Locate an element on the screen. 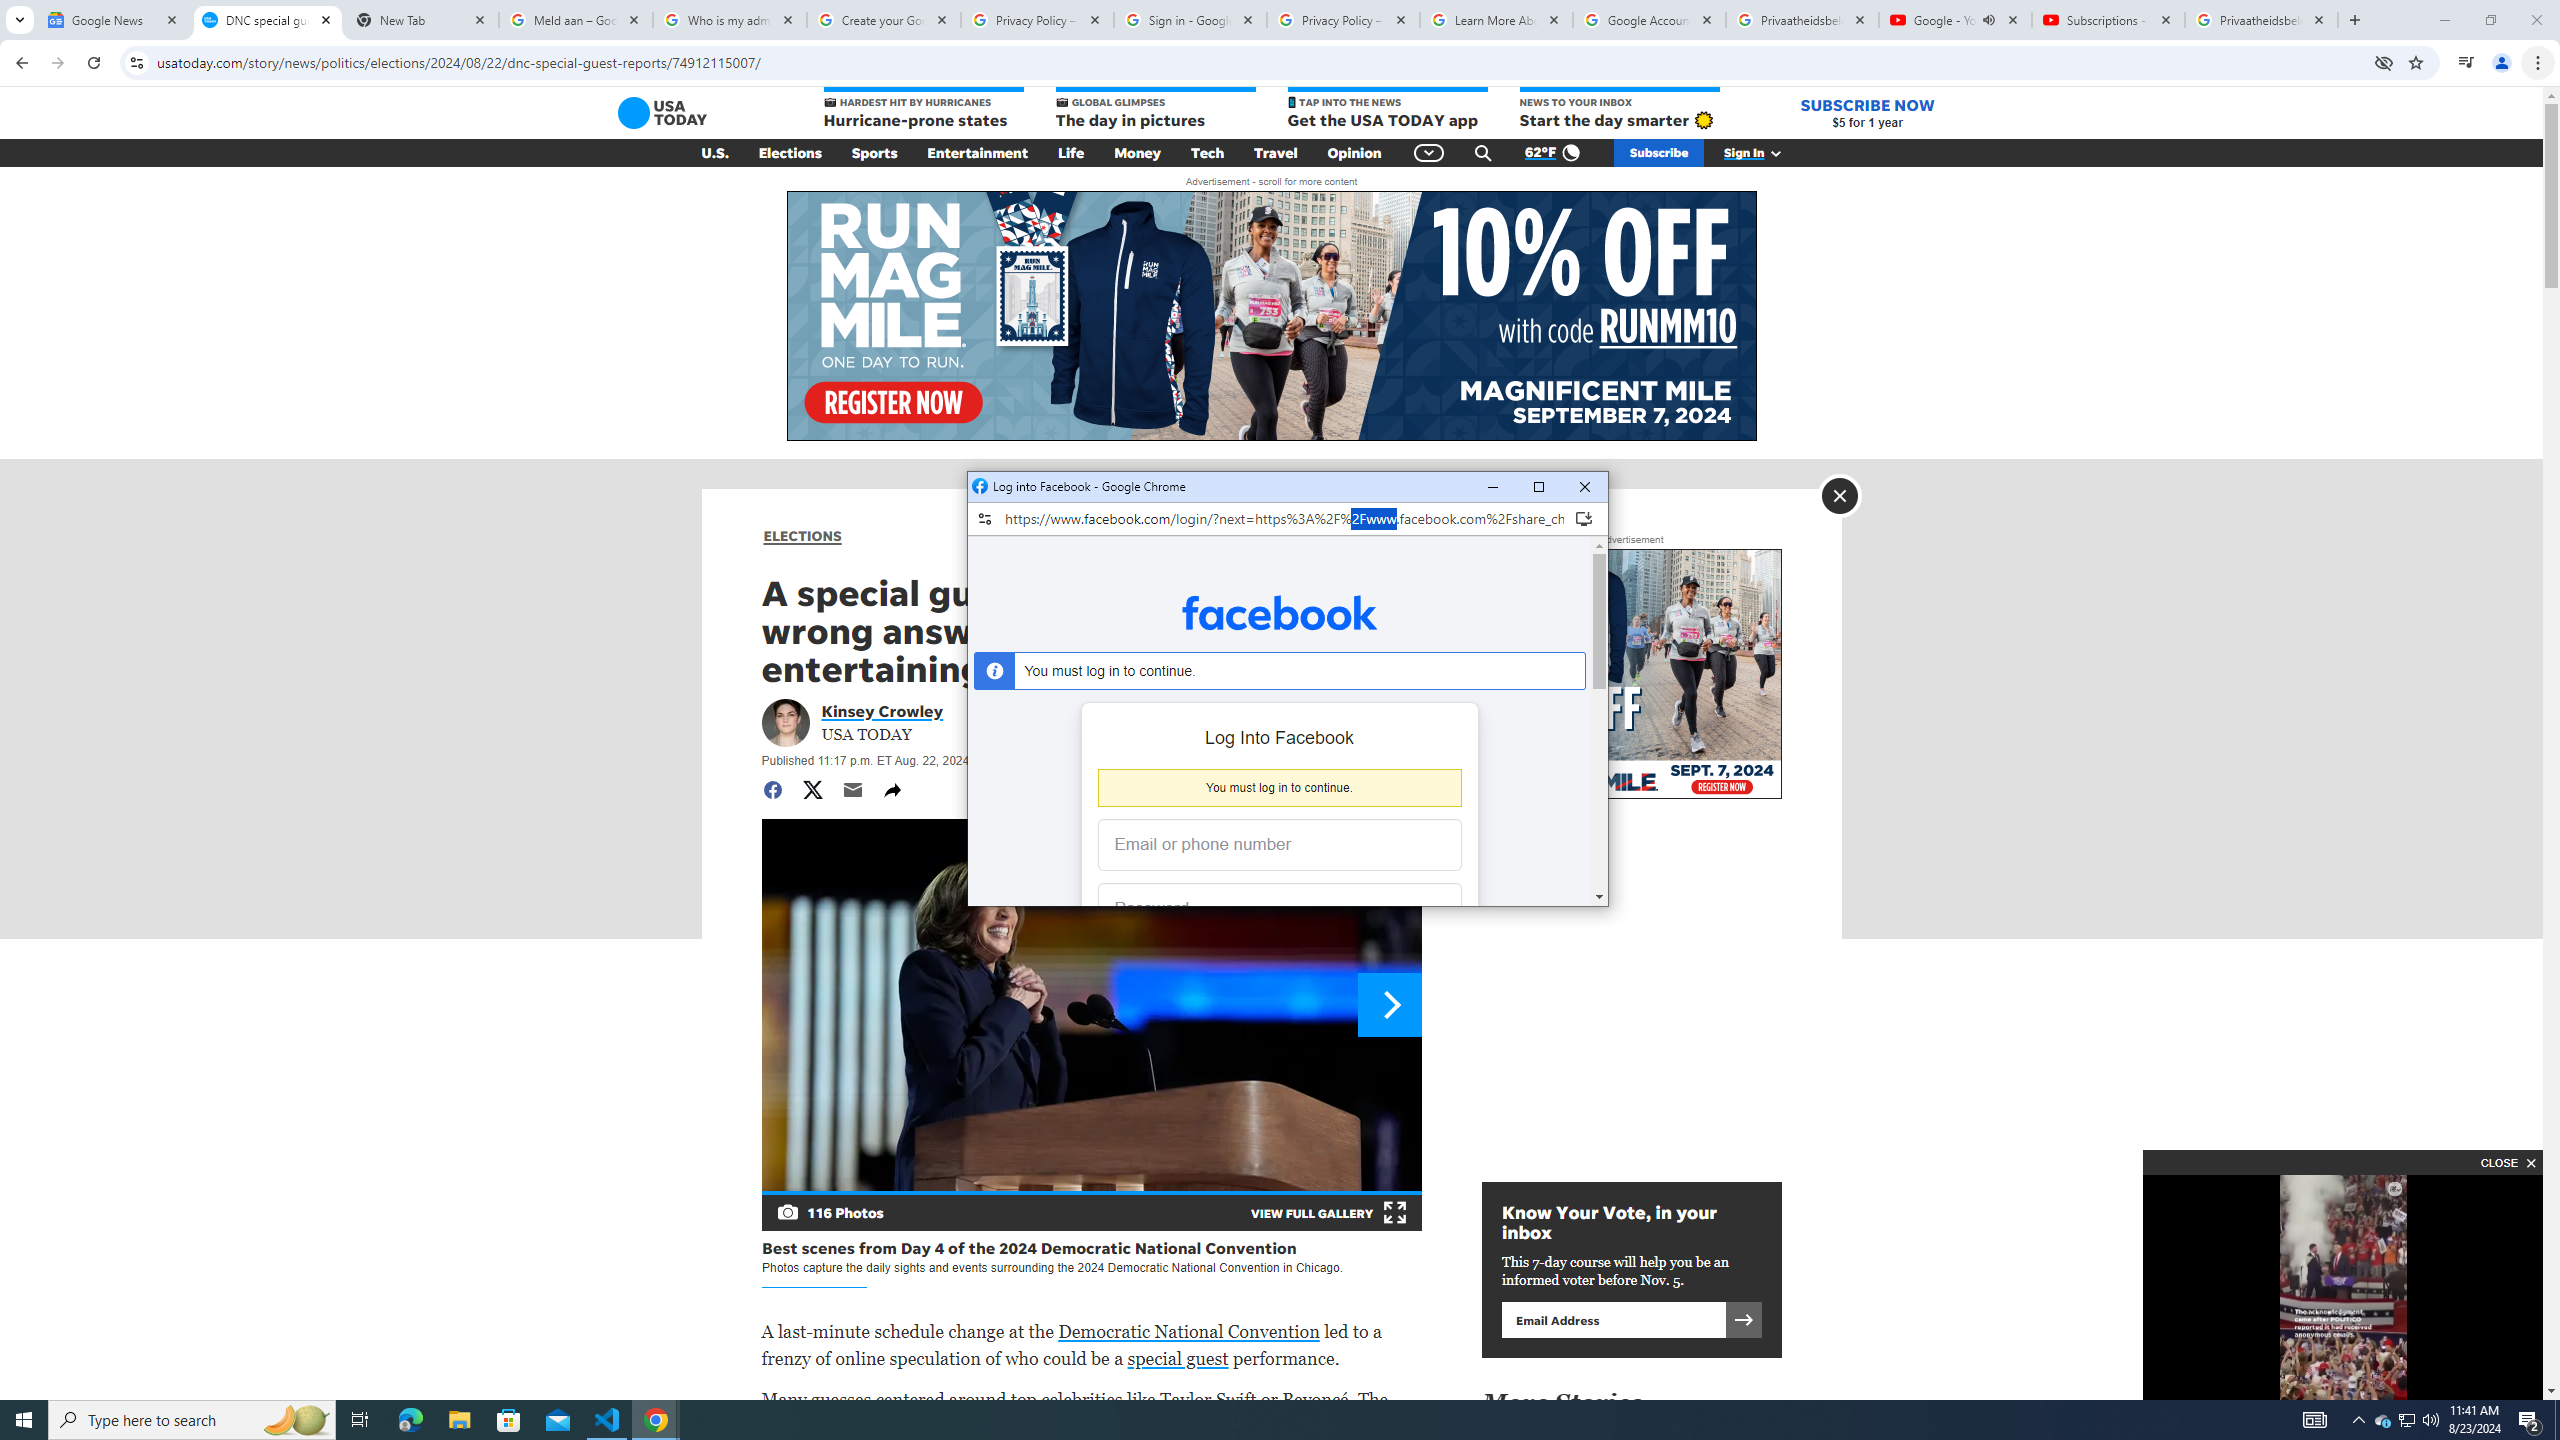  'USA TODAY' is located at coordinates (663, 112).